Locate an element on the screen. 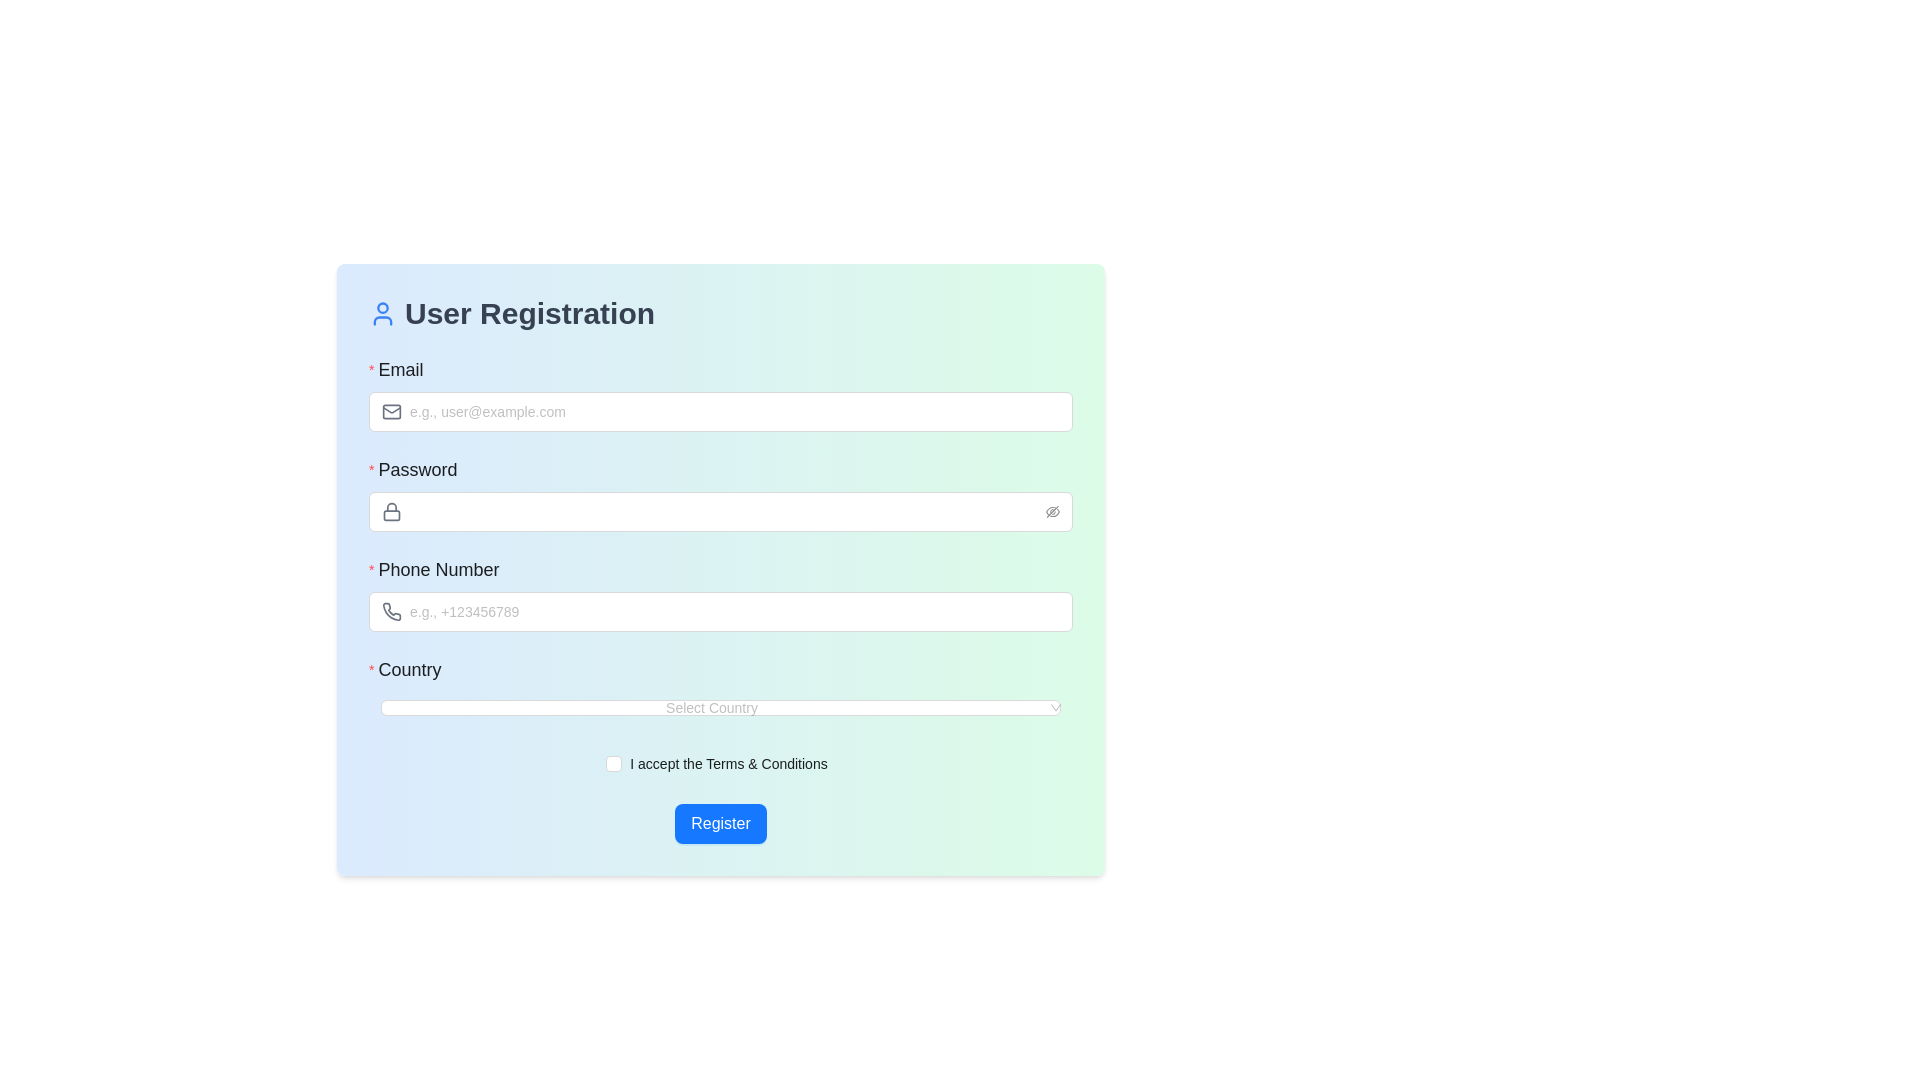  the Dropdown menu for country selection in the User Registration form to prepare for keyboard navigation is located at coordinates (720, 707).